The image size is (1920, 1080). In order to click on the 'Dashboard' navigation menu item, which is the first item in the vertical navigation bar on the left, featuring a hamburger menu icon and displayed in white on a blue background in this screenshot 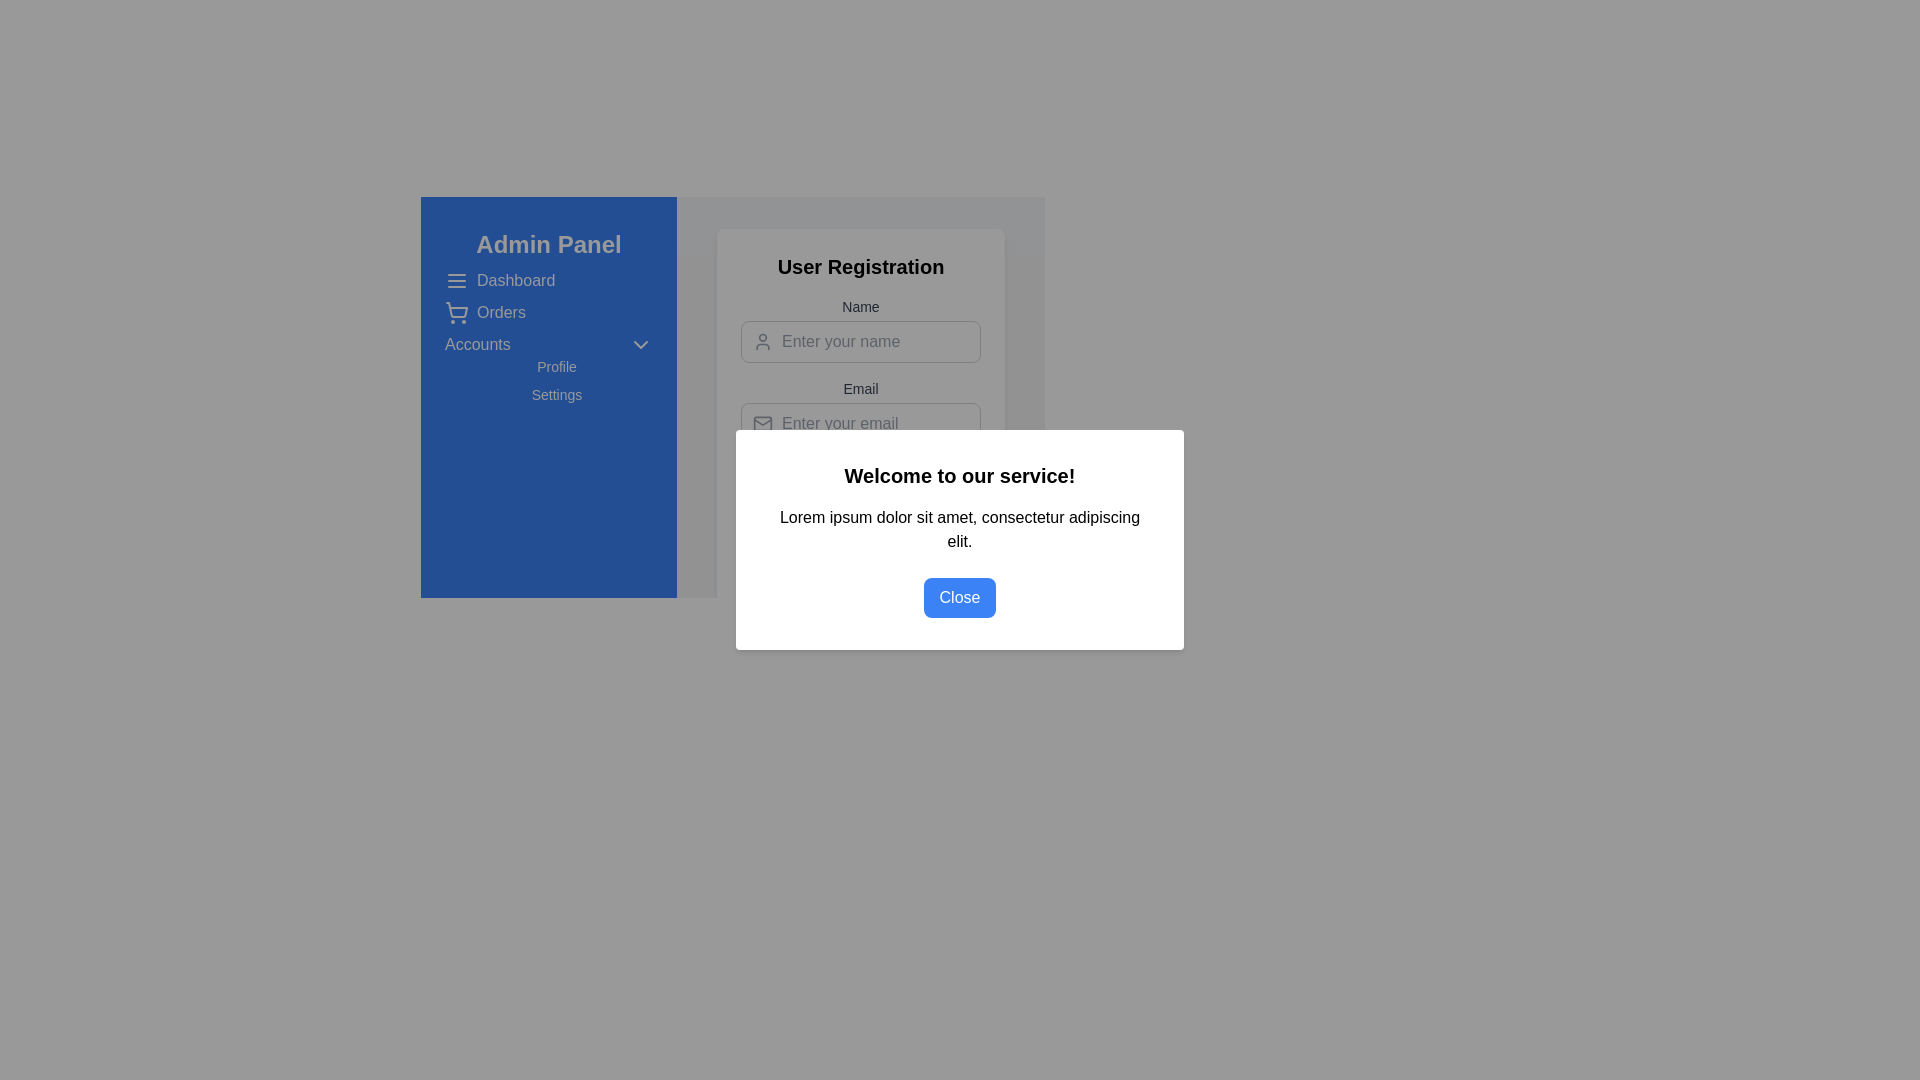, I will do `click(548, 281)`.